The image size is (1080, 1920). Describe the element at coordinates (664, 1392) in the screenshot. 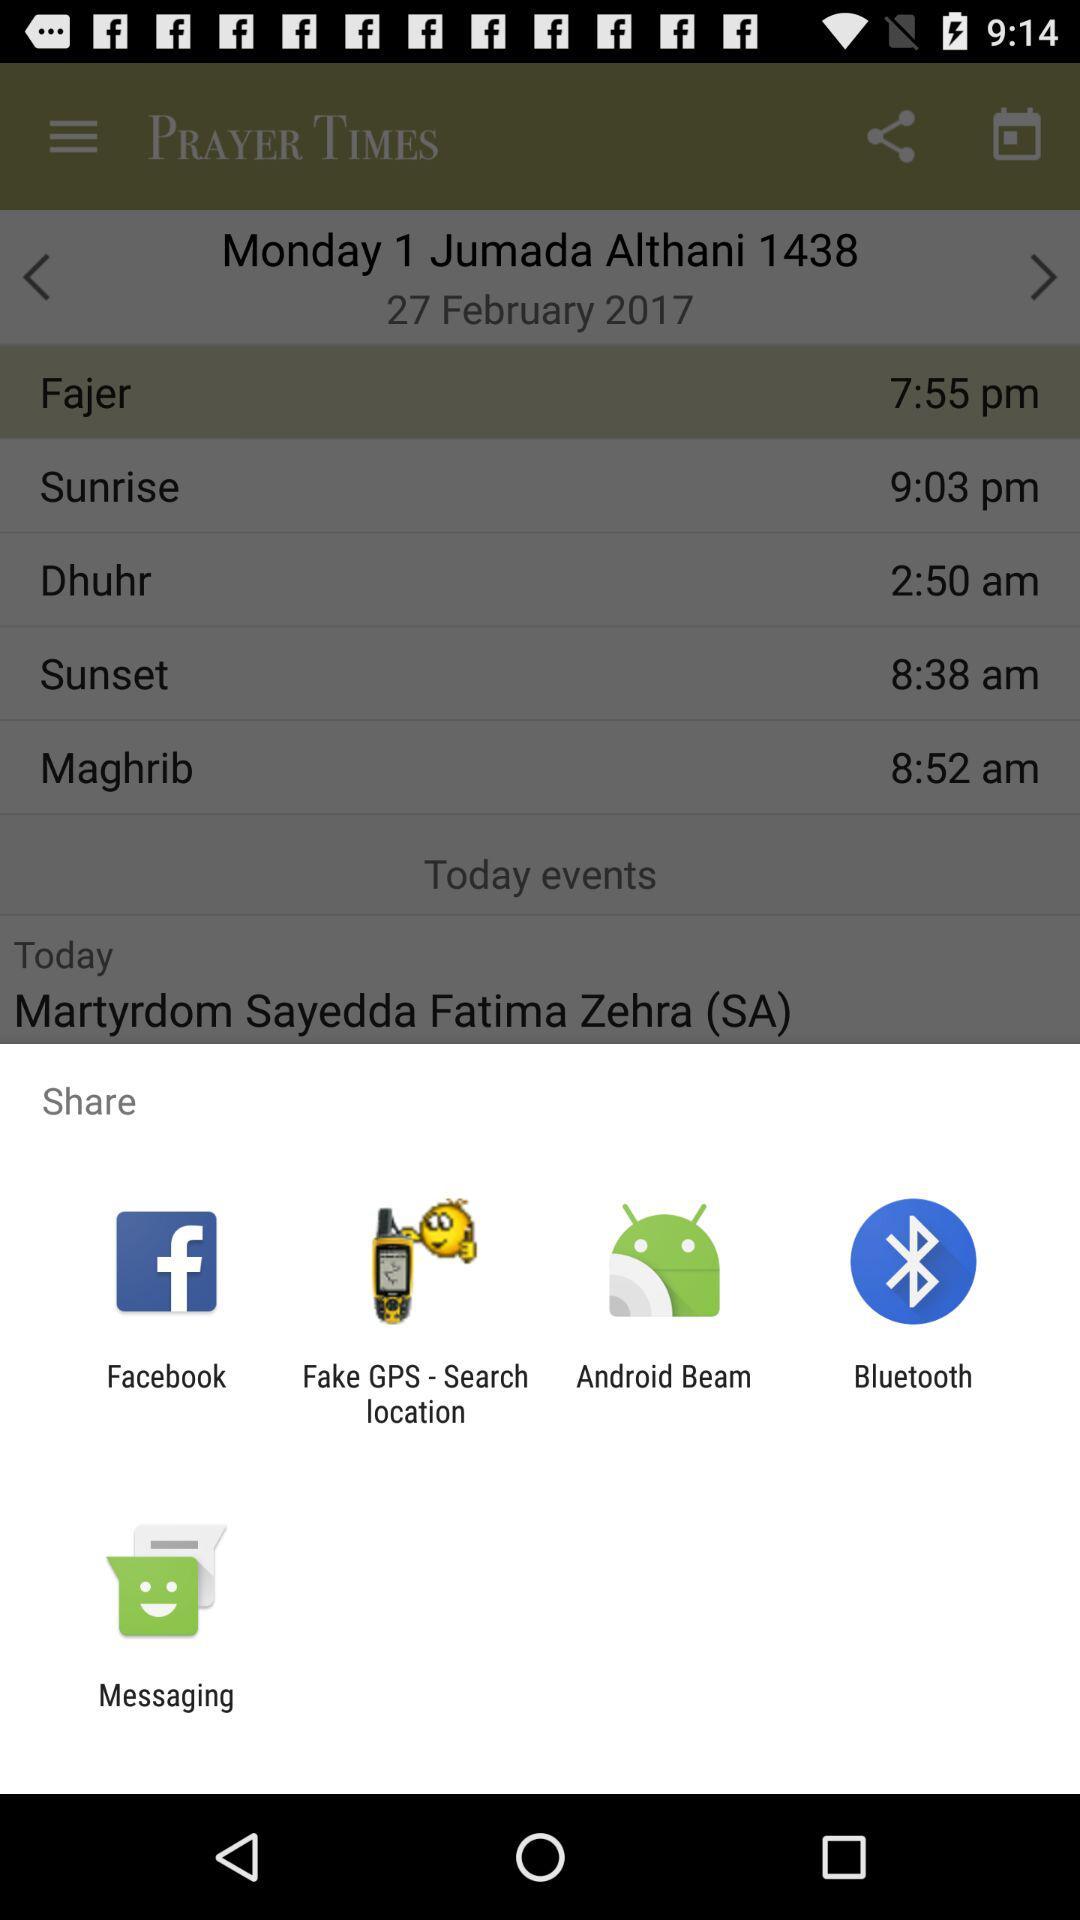

I see `the app to the right of fake gps search` at that location.